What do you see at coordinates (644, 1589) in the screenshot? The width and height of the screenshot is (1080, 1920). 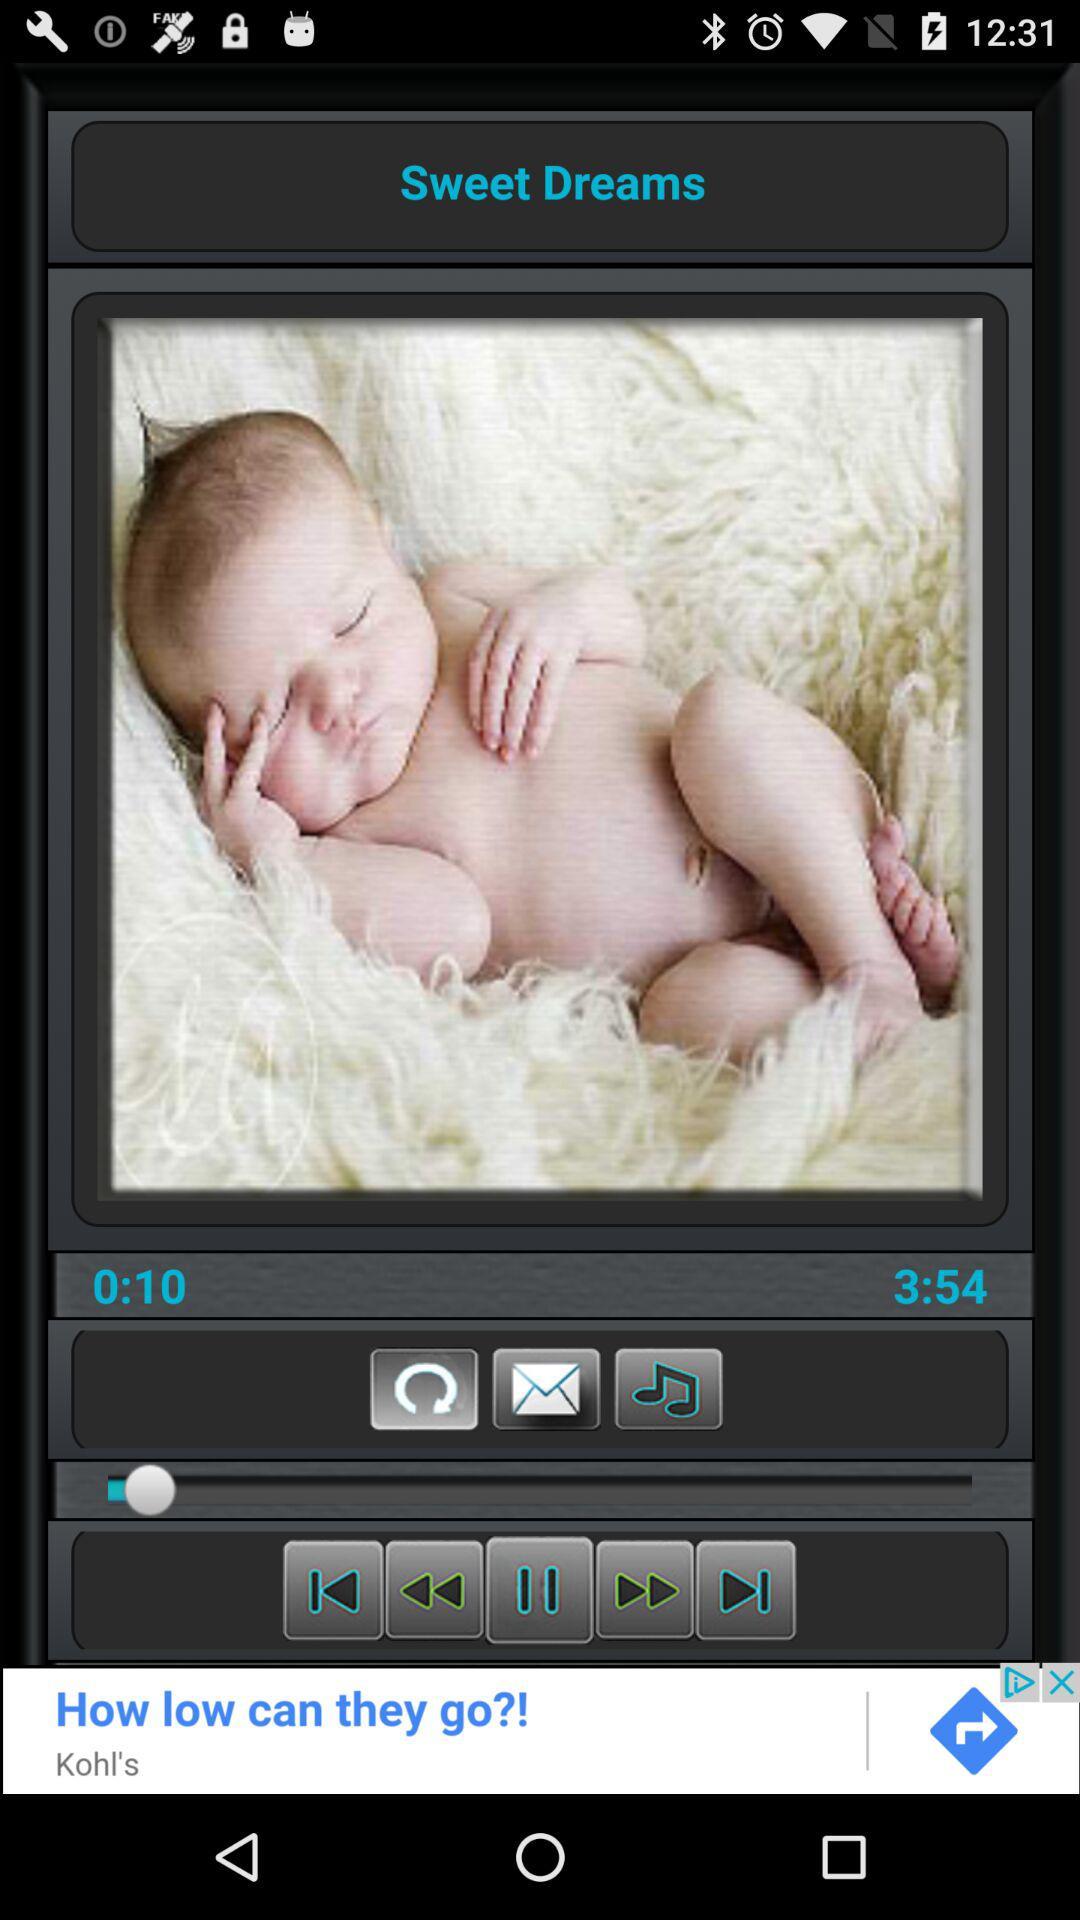 I see `fast forward` at bounding box center [644, 1589].